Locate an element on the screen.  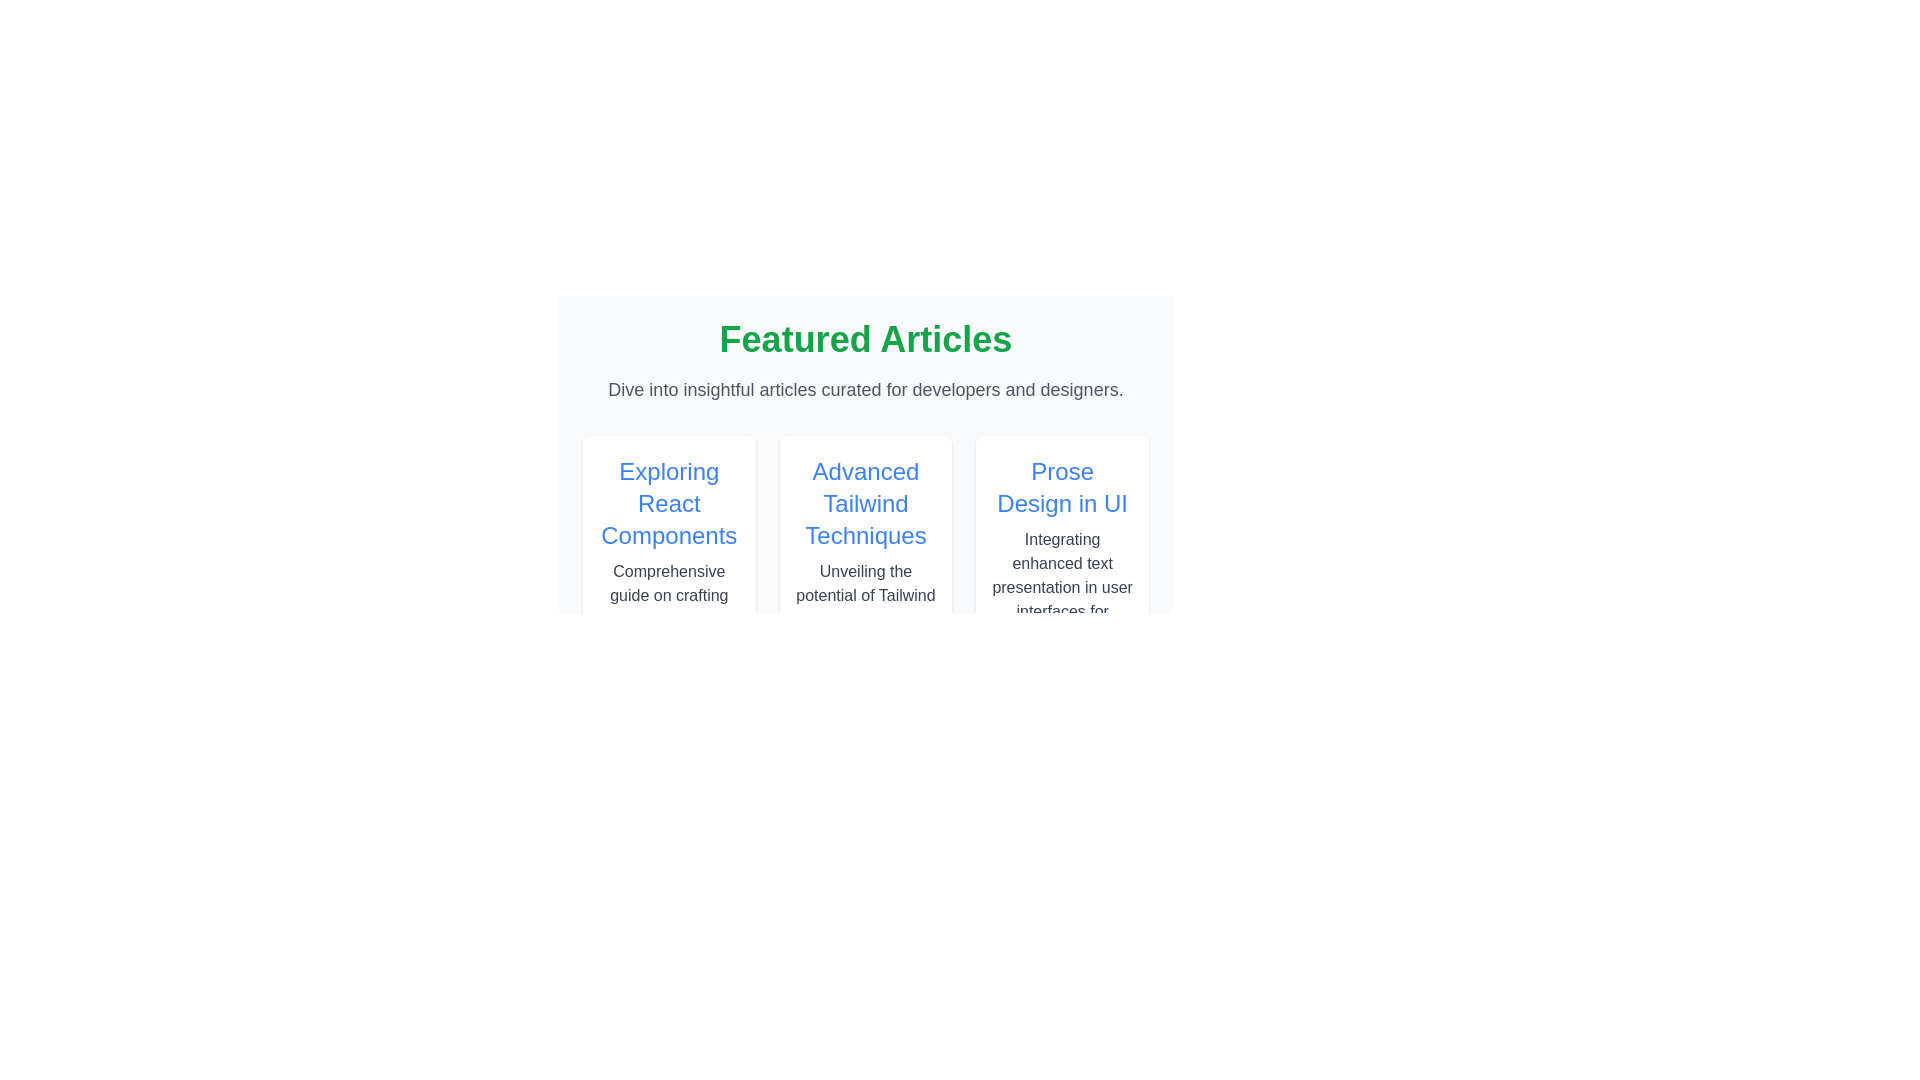
the text heading titled 'Exploring React Components' which is displayed in a large, bold, blue font at the top of the first card in the 'Featured Articles' section is located at coordinates (669, 503).